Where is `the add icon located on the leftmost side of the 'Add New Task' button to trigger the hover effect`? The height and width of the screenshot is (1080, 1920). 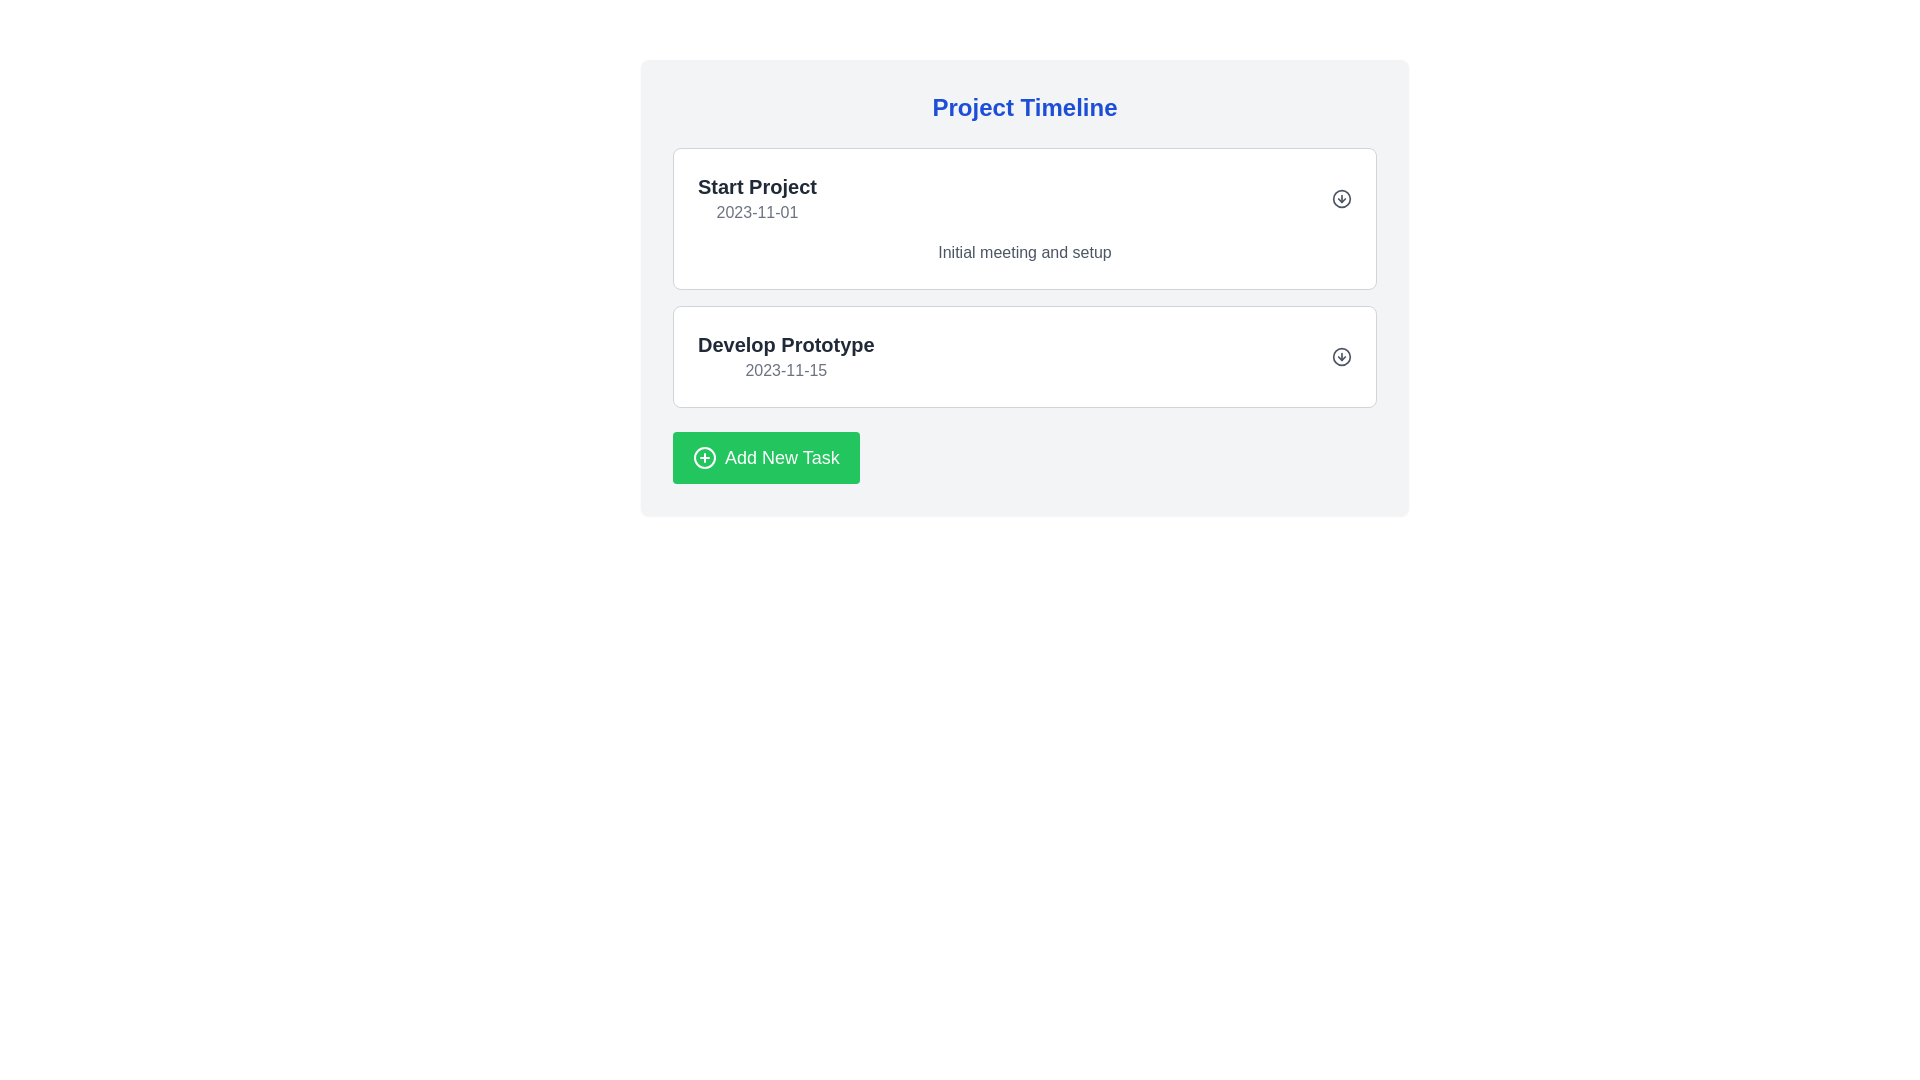 the add icon located on the leftmost side of the 'Add New Task' button to trigger the hover effect is located at coordinates (705, 458).